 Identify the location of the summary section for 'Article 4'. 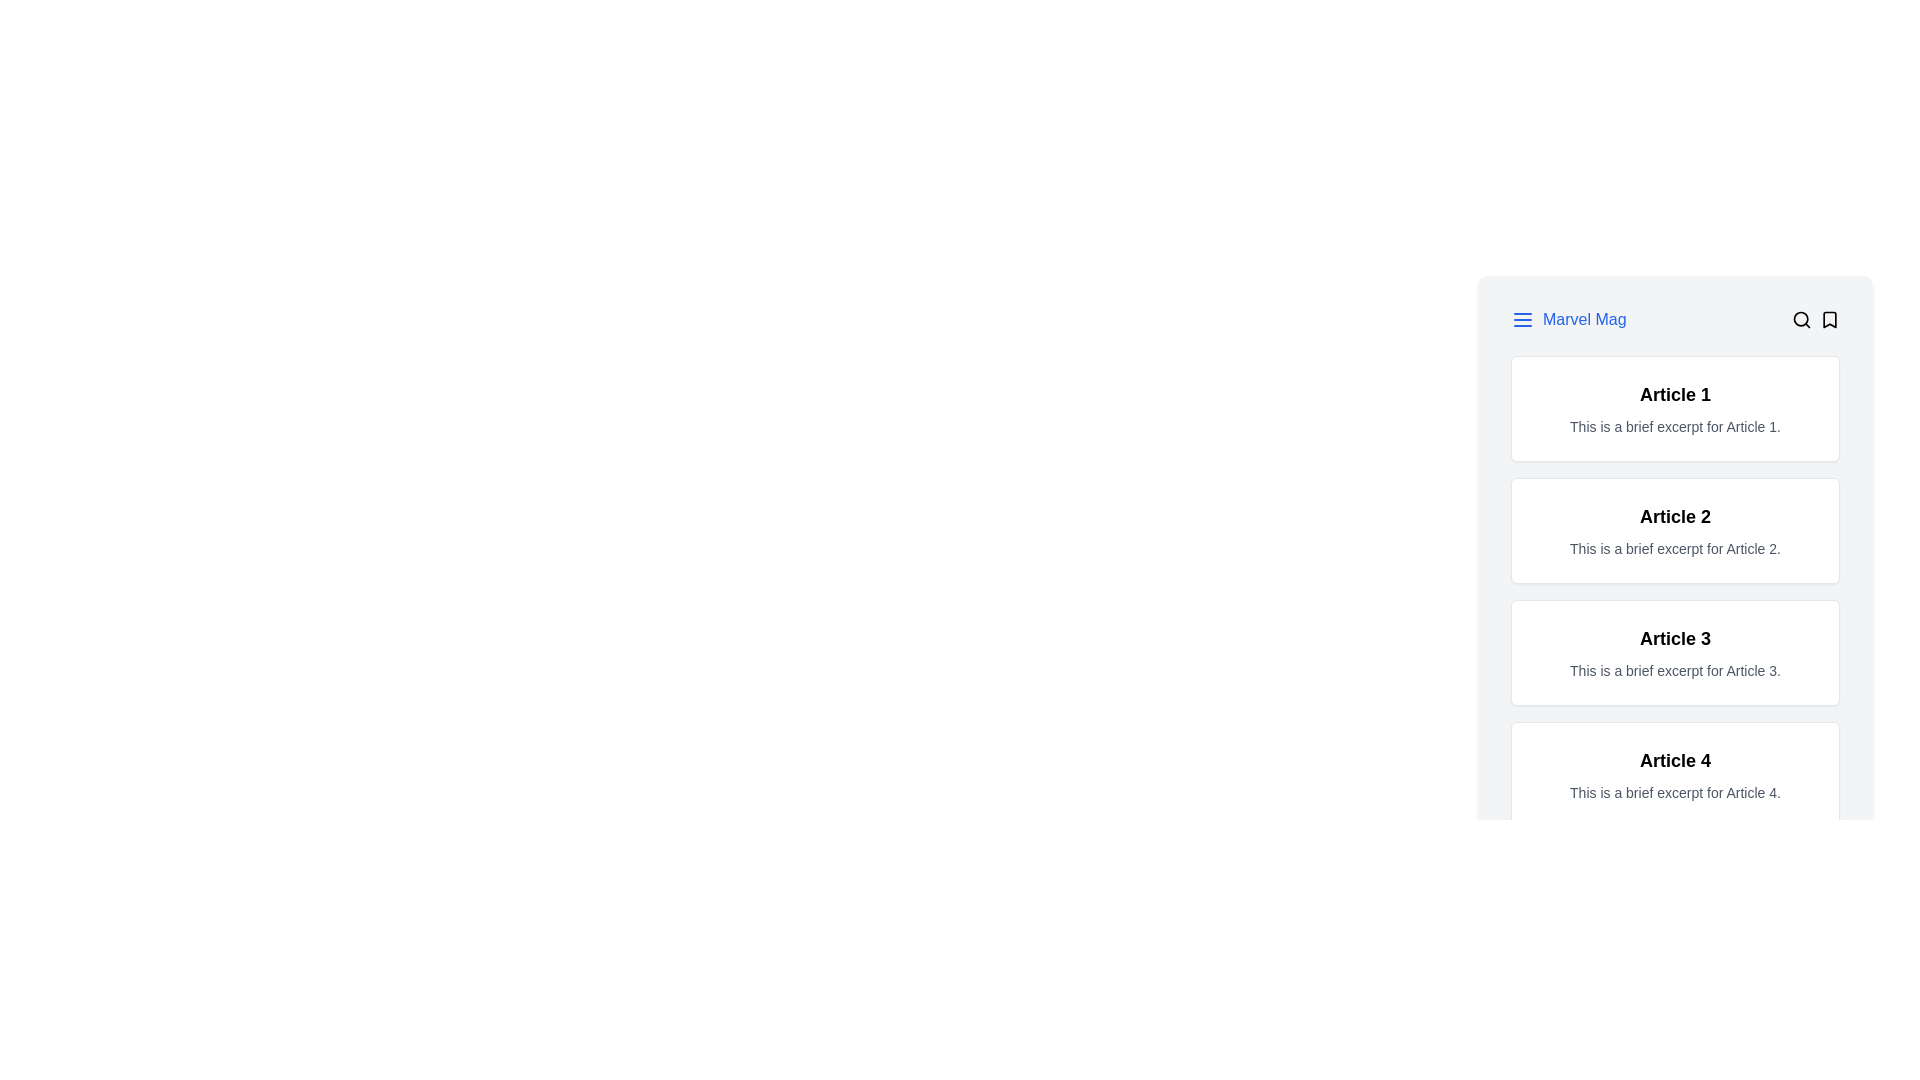
(1675, 774).